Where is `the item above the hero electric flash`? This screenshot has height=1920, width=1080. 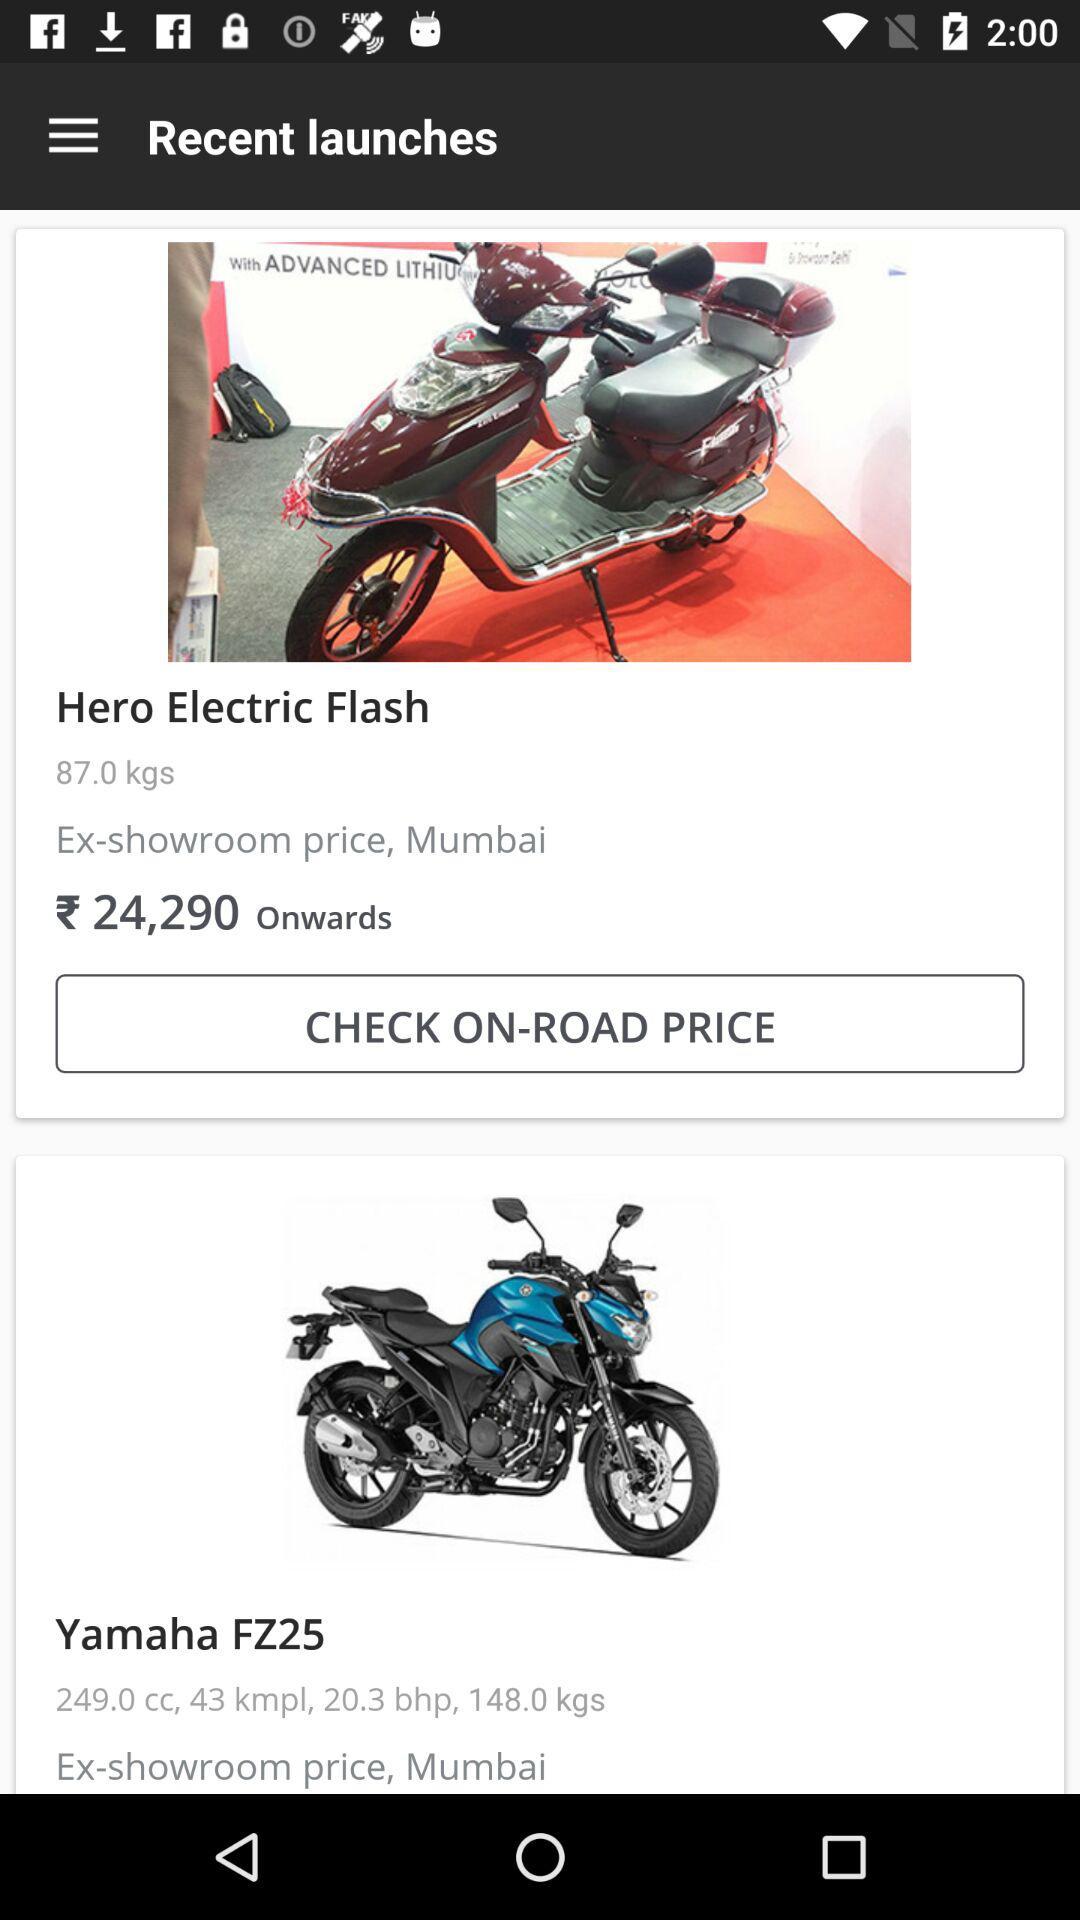
the item above the hero electric flash is located at coordinates (72, 135).